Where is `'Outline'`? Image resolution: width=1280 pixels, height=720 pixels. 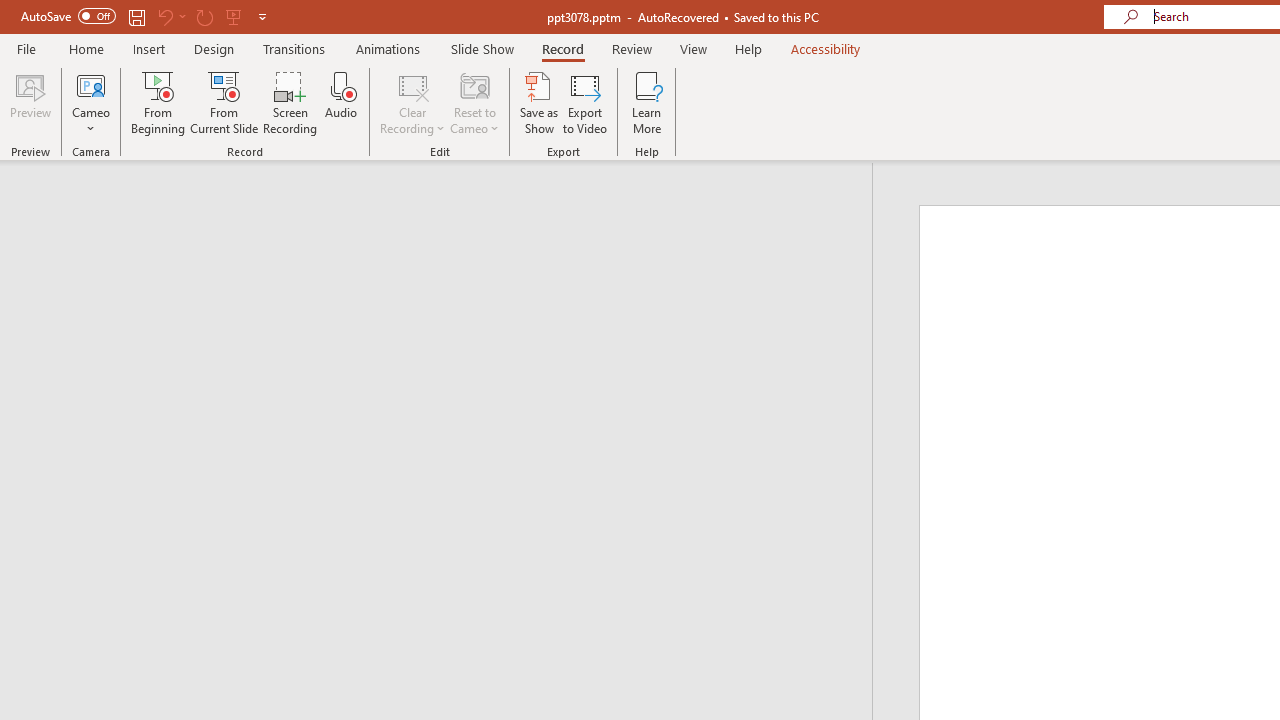
'Outline' is located at coordinates (444, 202).